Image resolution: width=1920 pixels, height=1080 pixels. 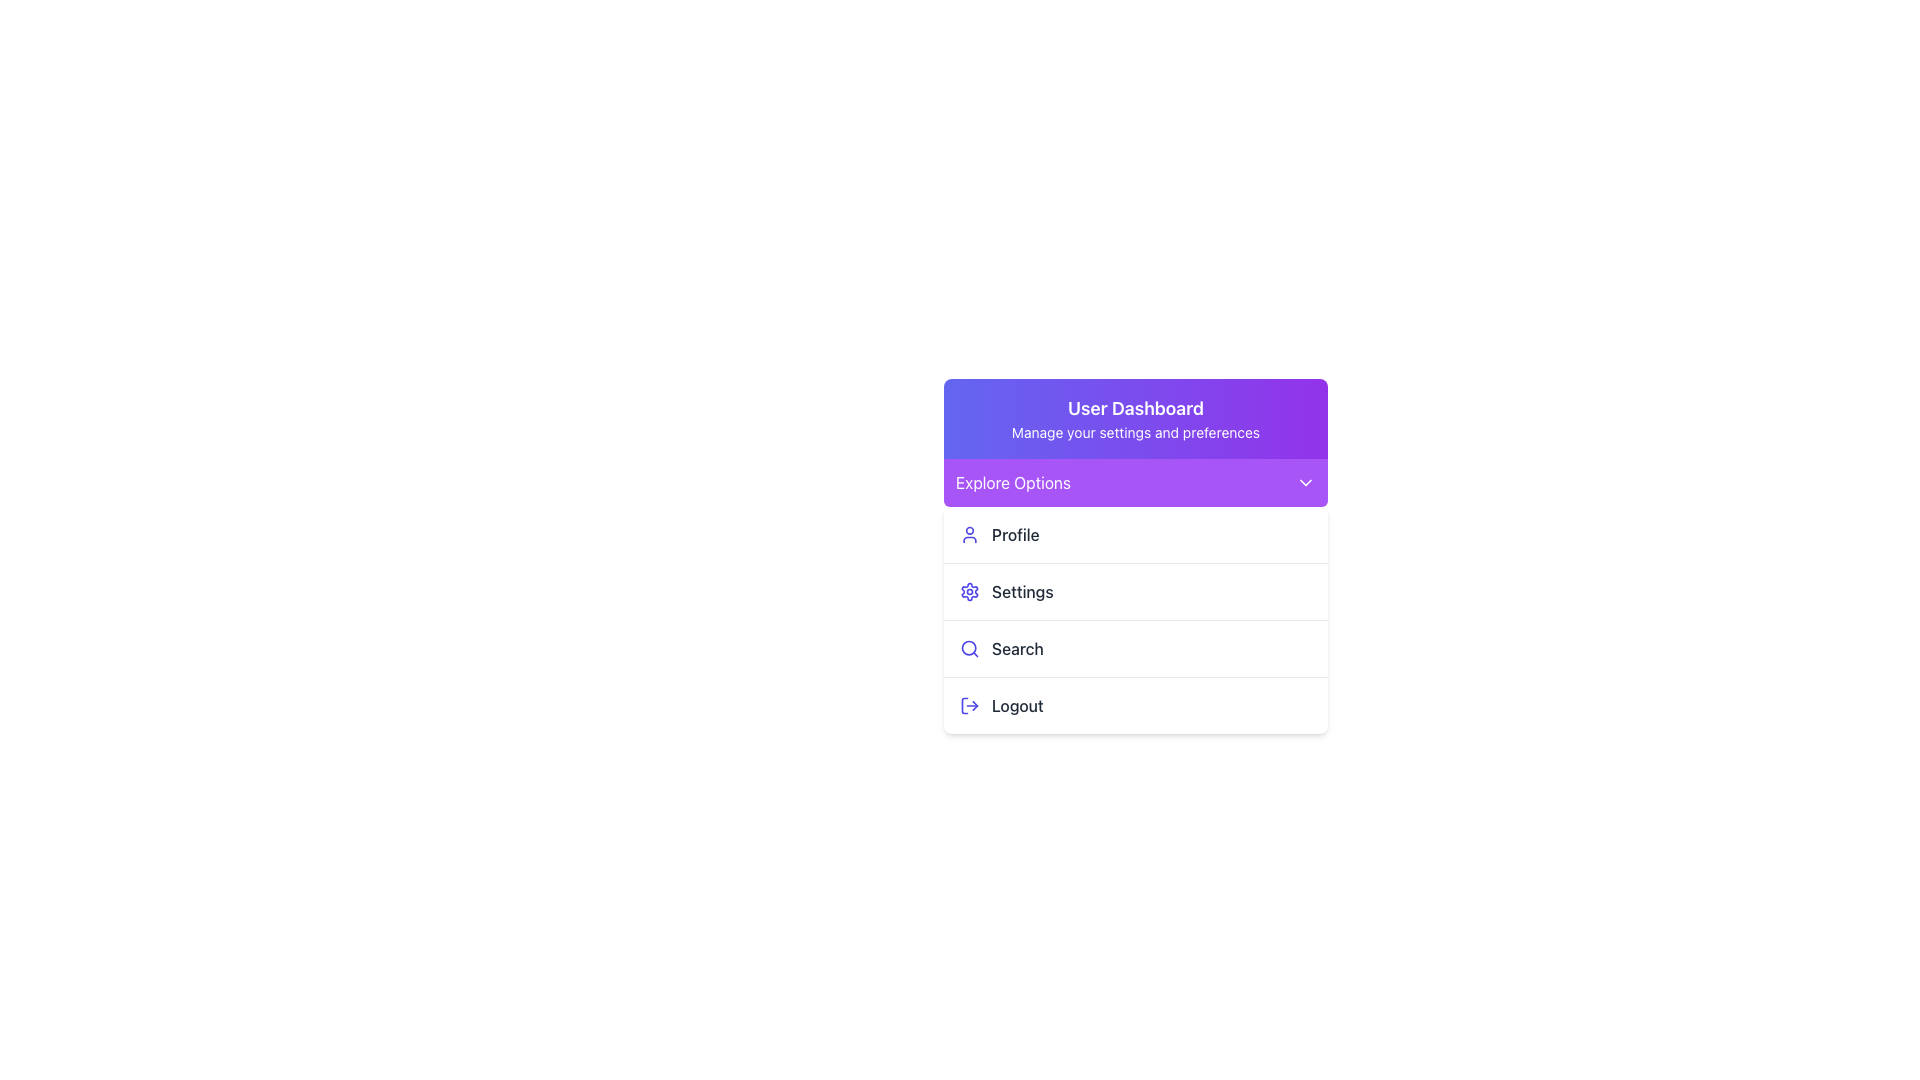 What do you see at coordinates (1136, 534) in the screenshot?
I see `the 'Profile' button in the user dashboard menu to trigger the hover effect` at bounding box center [1136, 534].